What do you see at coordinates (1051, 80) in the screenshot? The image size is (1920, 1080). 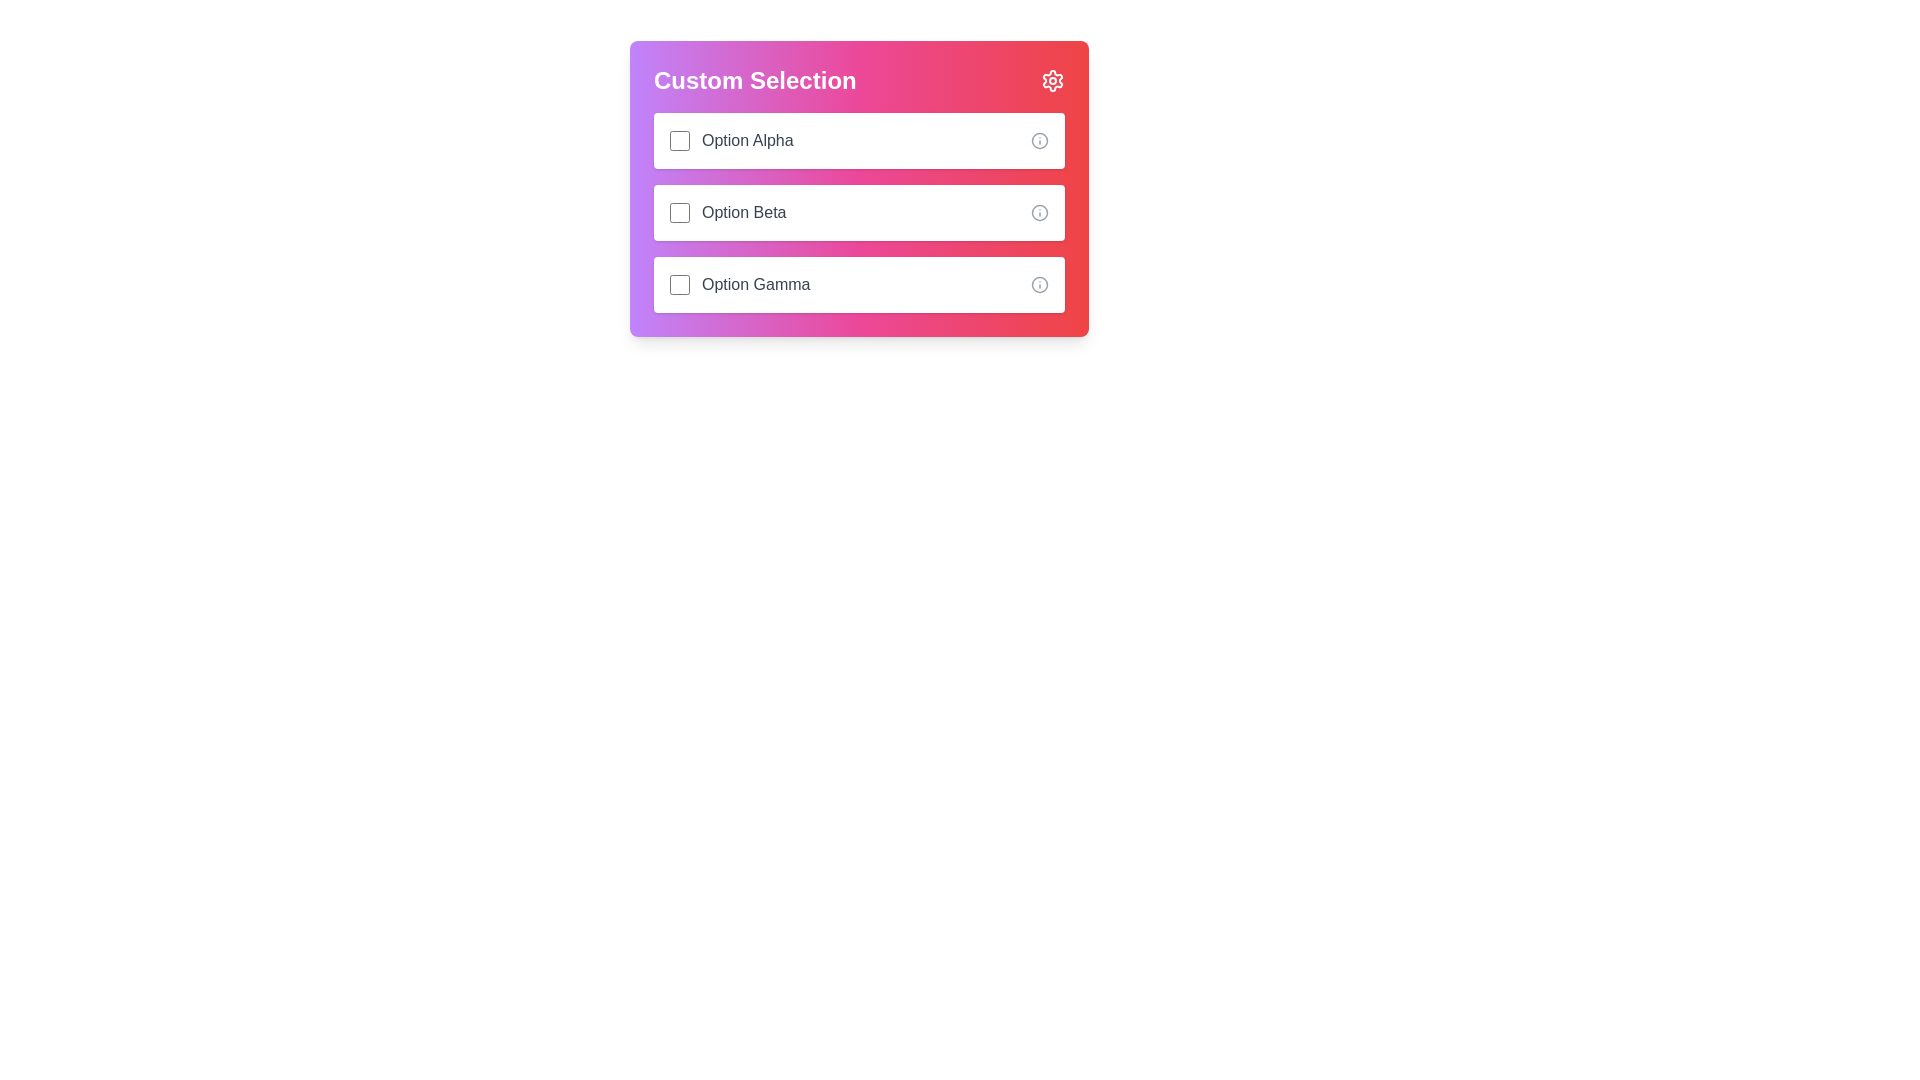 I see `settings button to access configuration options` at bounding box center [1051, 80].